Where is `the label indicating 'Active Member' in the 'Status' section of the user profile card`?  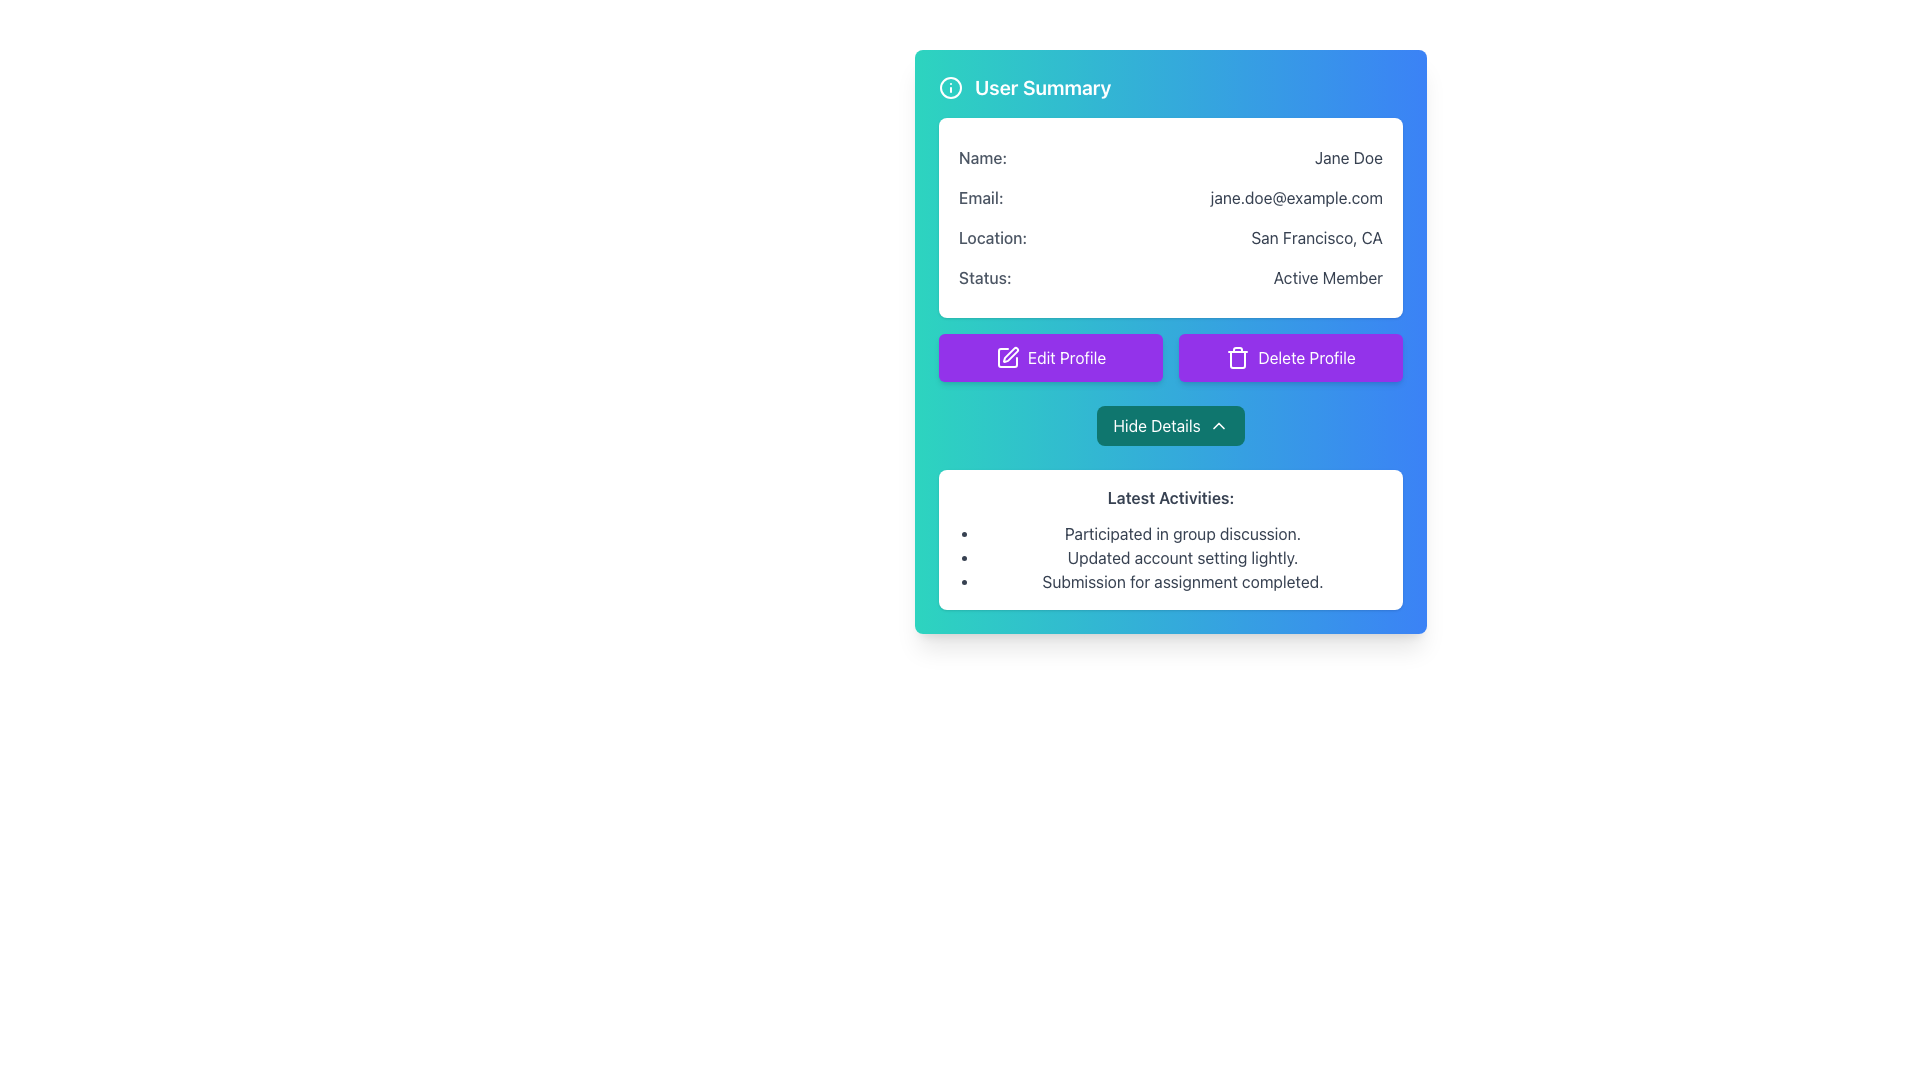 the label indicating 'Active Member' in the 'Status' section of the user profile card is located at coordinates (985, 277).